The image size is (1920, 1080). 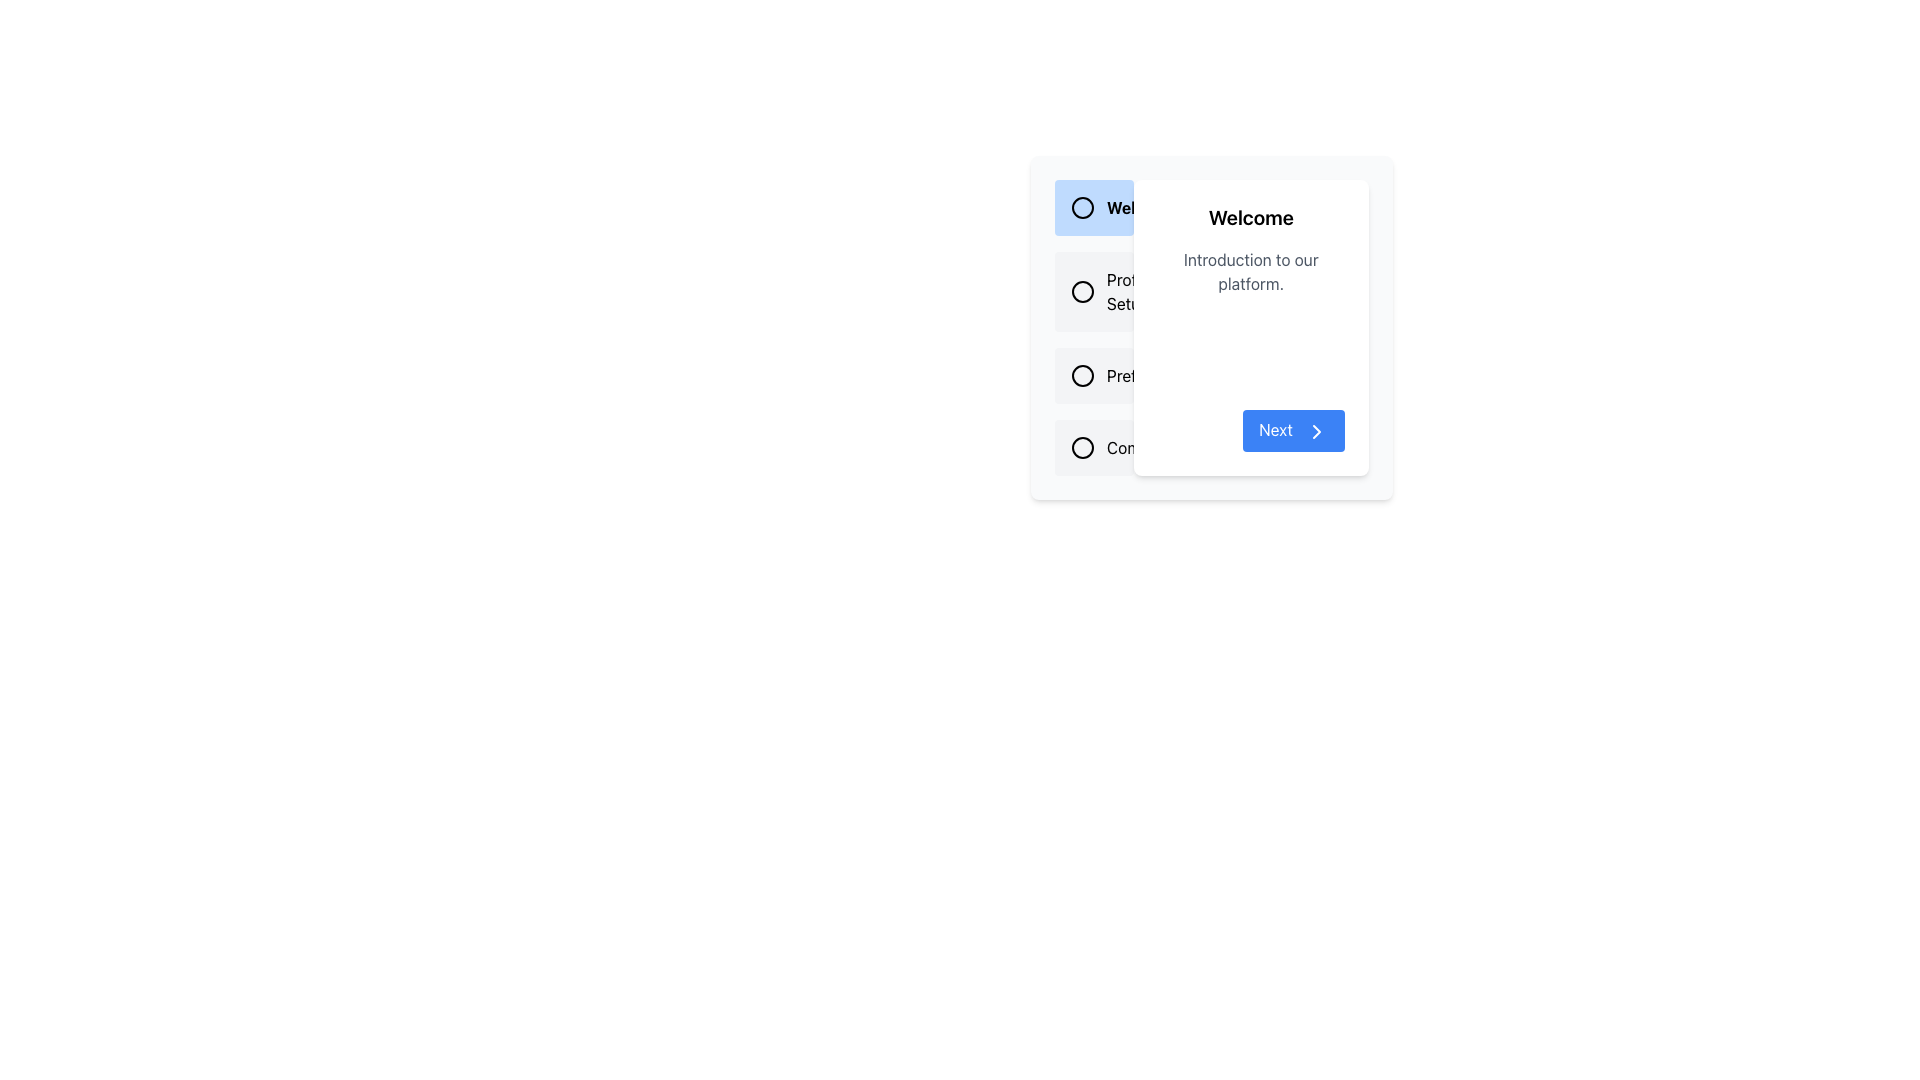 What do you see at coordinates (1082, 208) in the screenshot?
I see `the indicator icon located next to the 'Welcome' section, positioned at the top-left corner of its list` at bounding box center [1082, 208].